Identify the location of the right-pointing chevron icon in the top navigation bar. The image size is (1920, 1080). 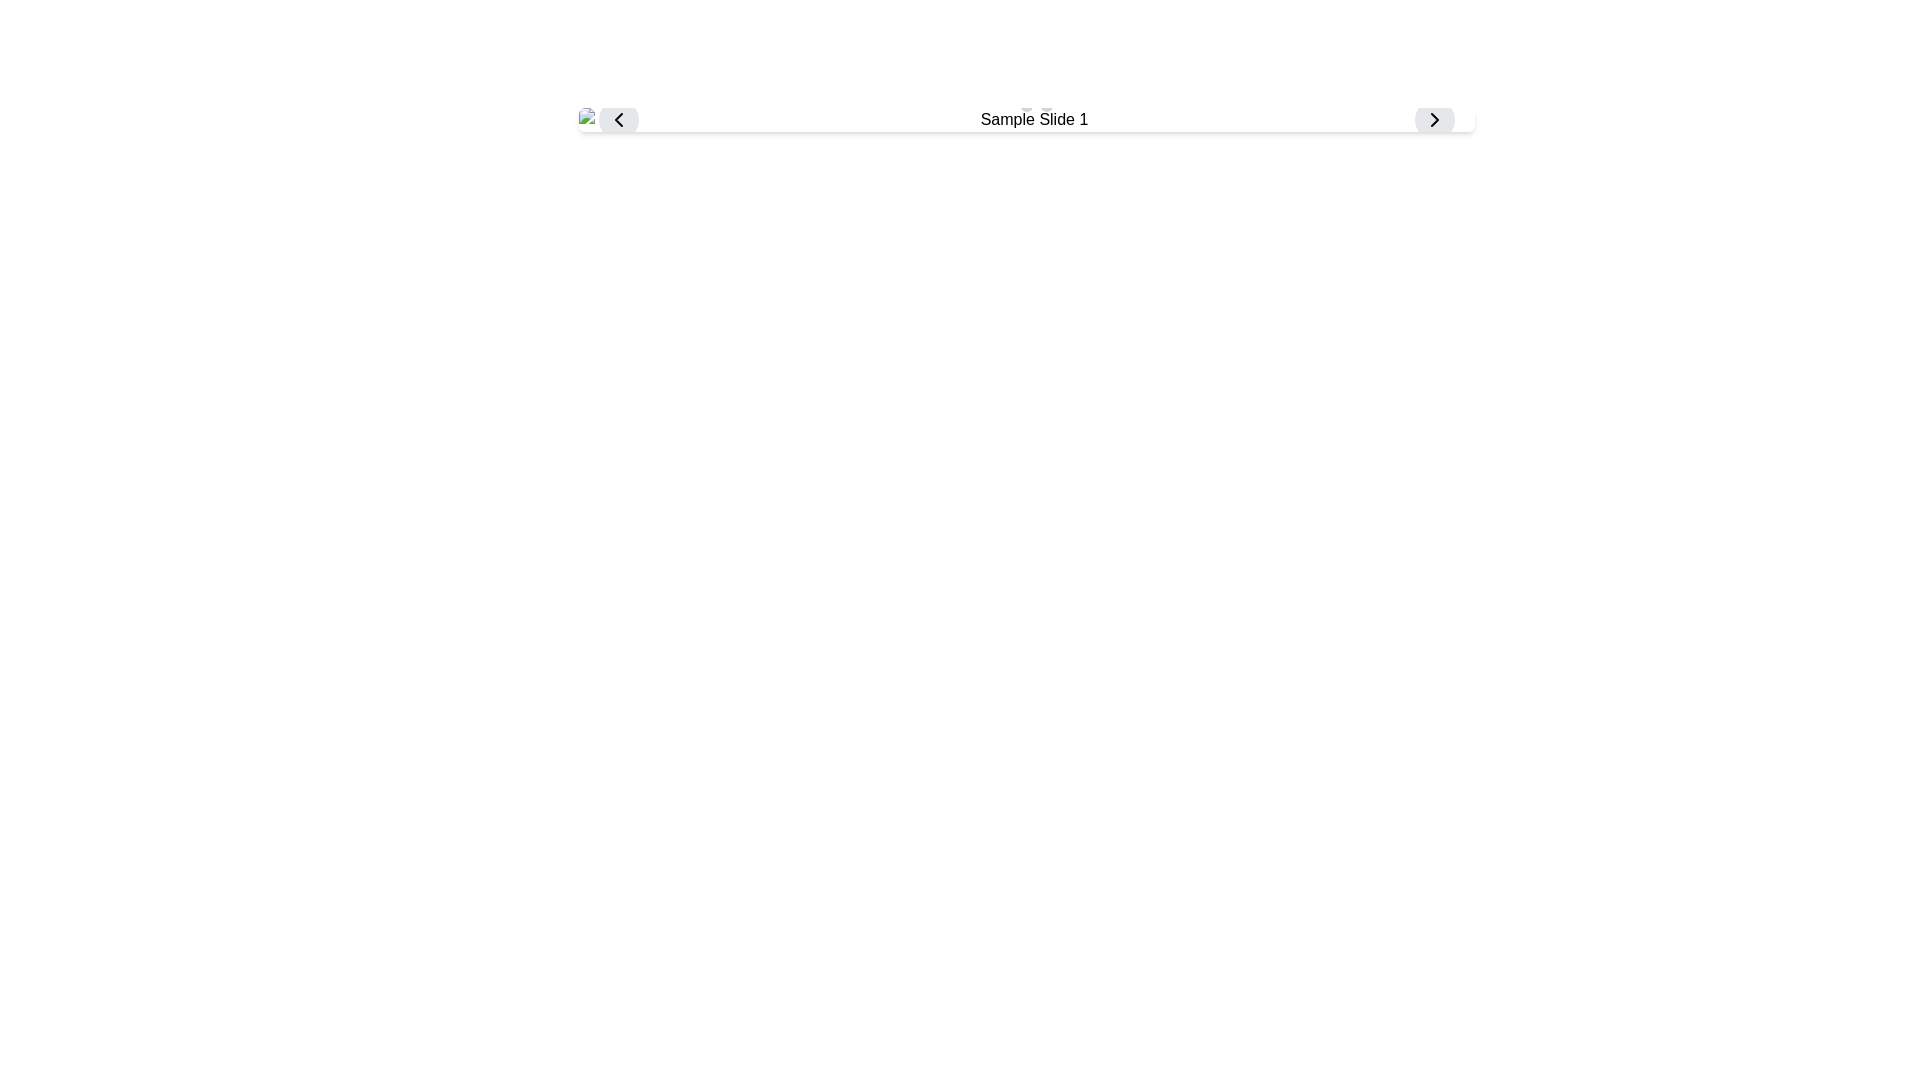
(1433, 119).